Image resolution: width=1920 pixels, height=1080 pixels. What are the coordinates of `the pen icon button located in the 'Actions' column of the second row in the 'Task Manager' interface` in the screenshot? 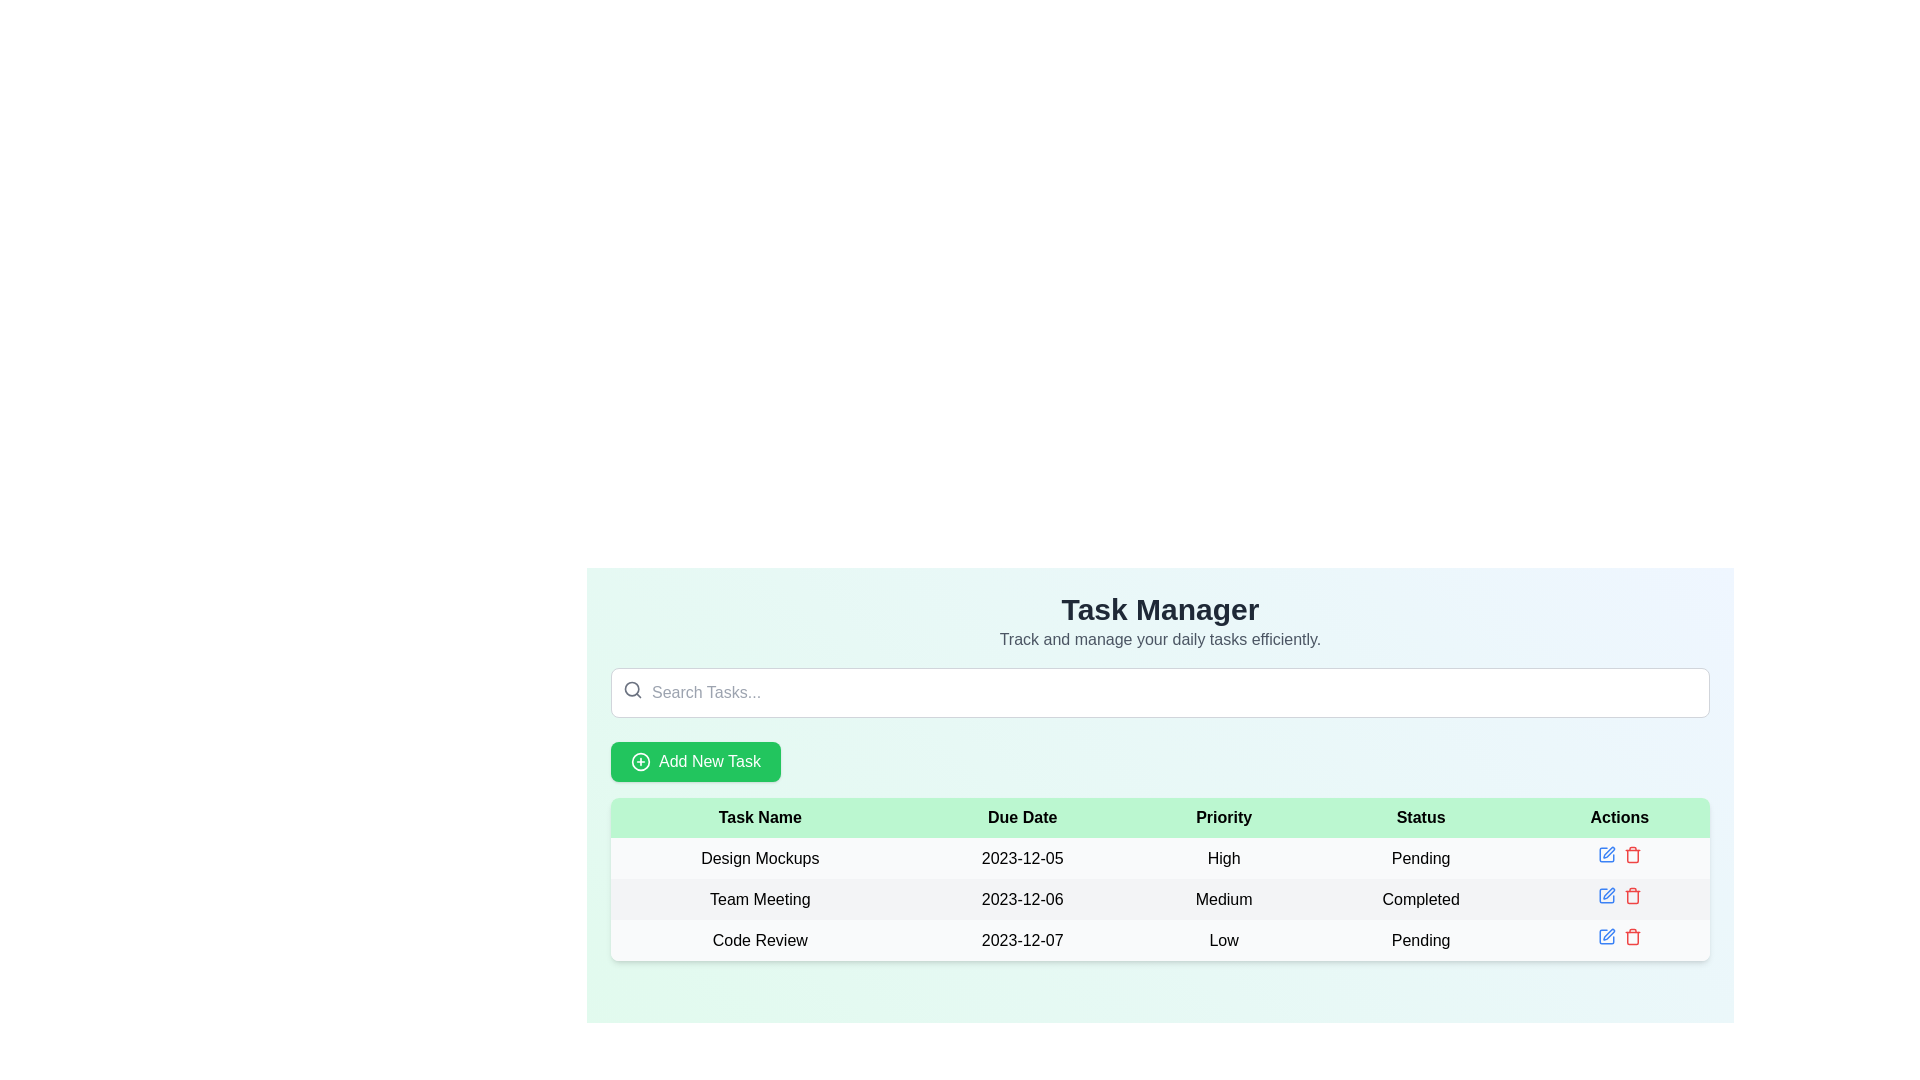 It's located at (1608, 892).